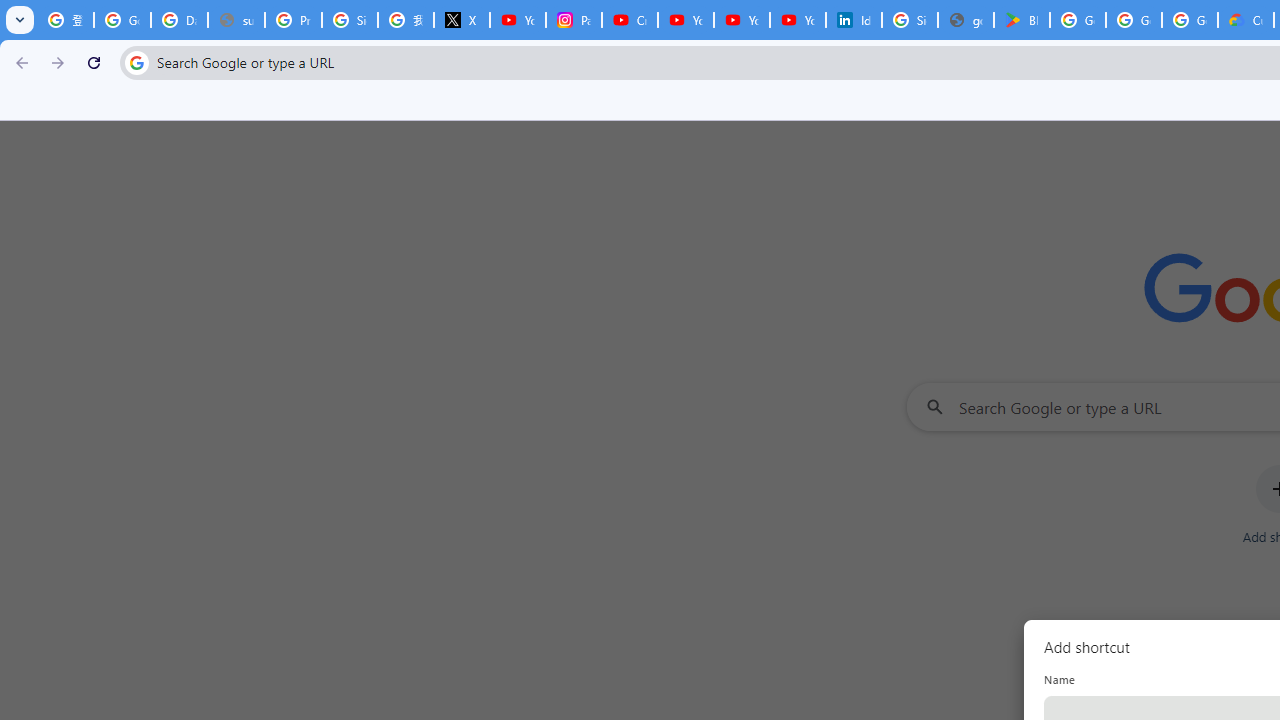 The width and height of the screenshot is (1280, 720). I want to click on 'Bluey: Let', so click(1022, 20).